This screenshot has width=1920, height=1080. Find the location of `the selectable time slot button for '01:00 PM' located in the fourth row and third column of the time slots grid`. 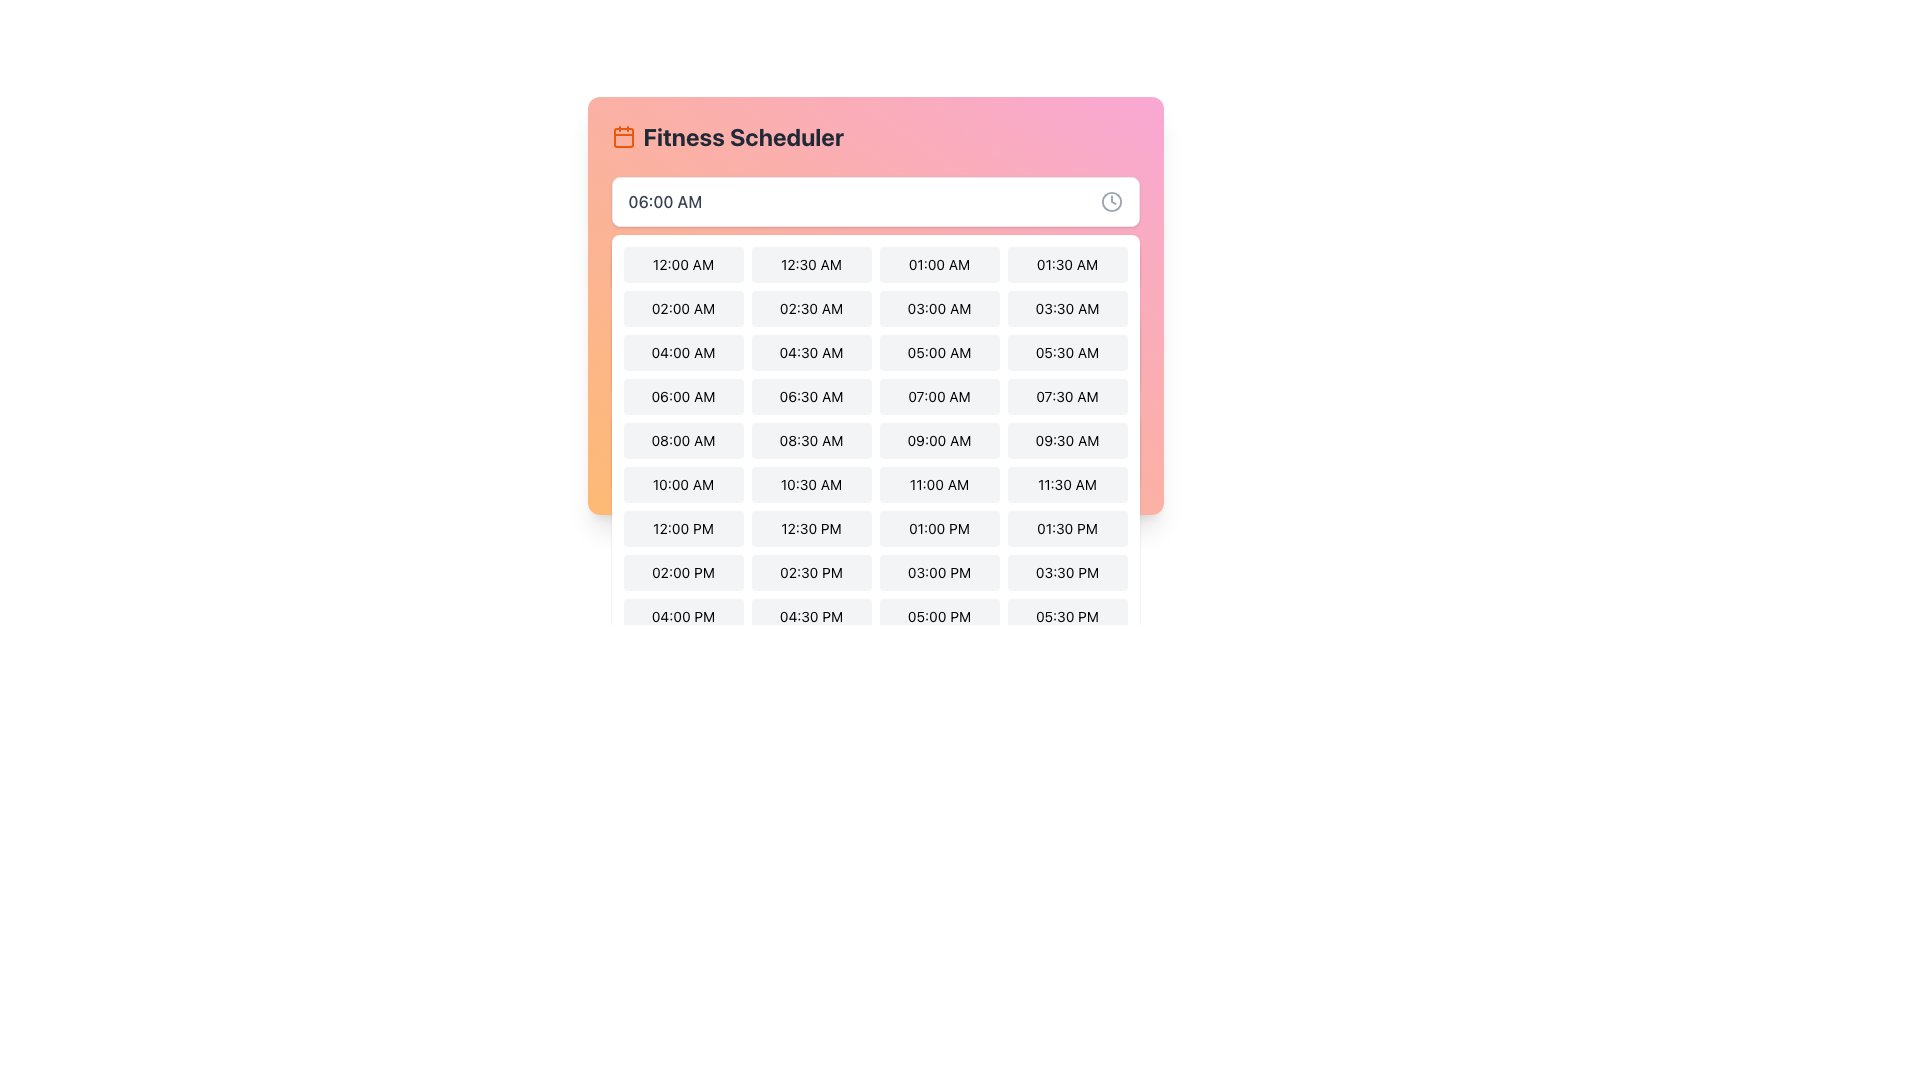

the selectable time slot button for '01:00 PM' located in the fourth row and third column of the time slots grid is located at coordinates (938, 527).